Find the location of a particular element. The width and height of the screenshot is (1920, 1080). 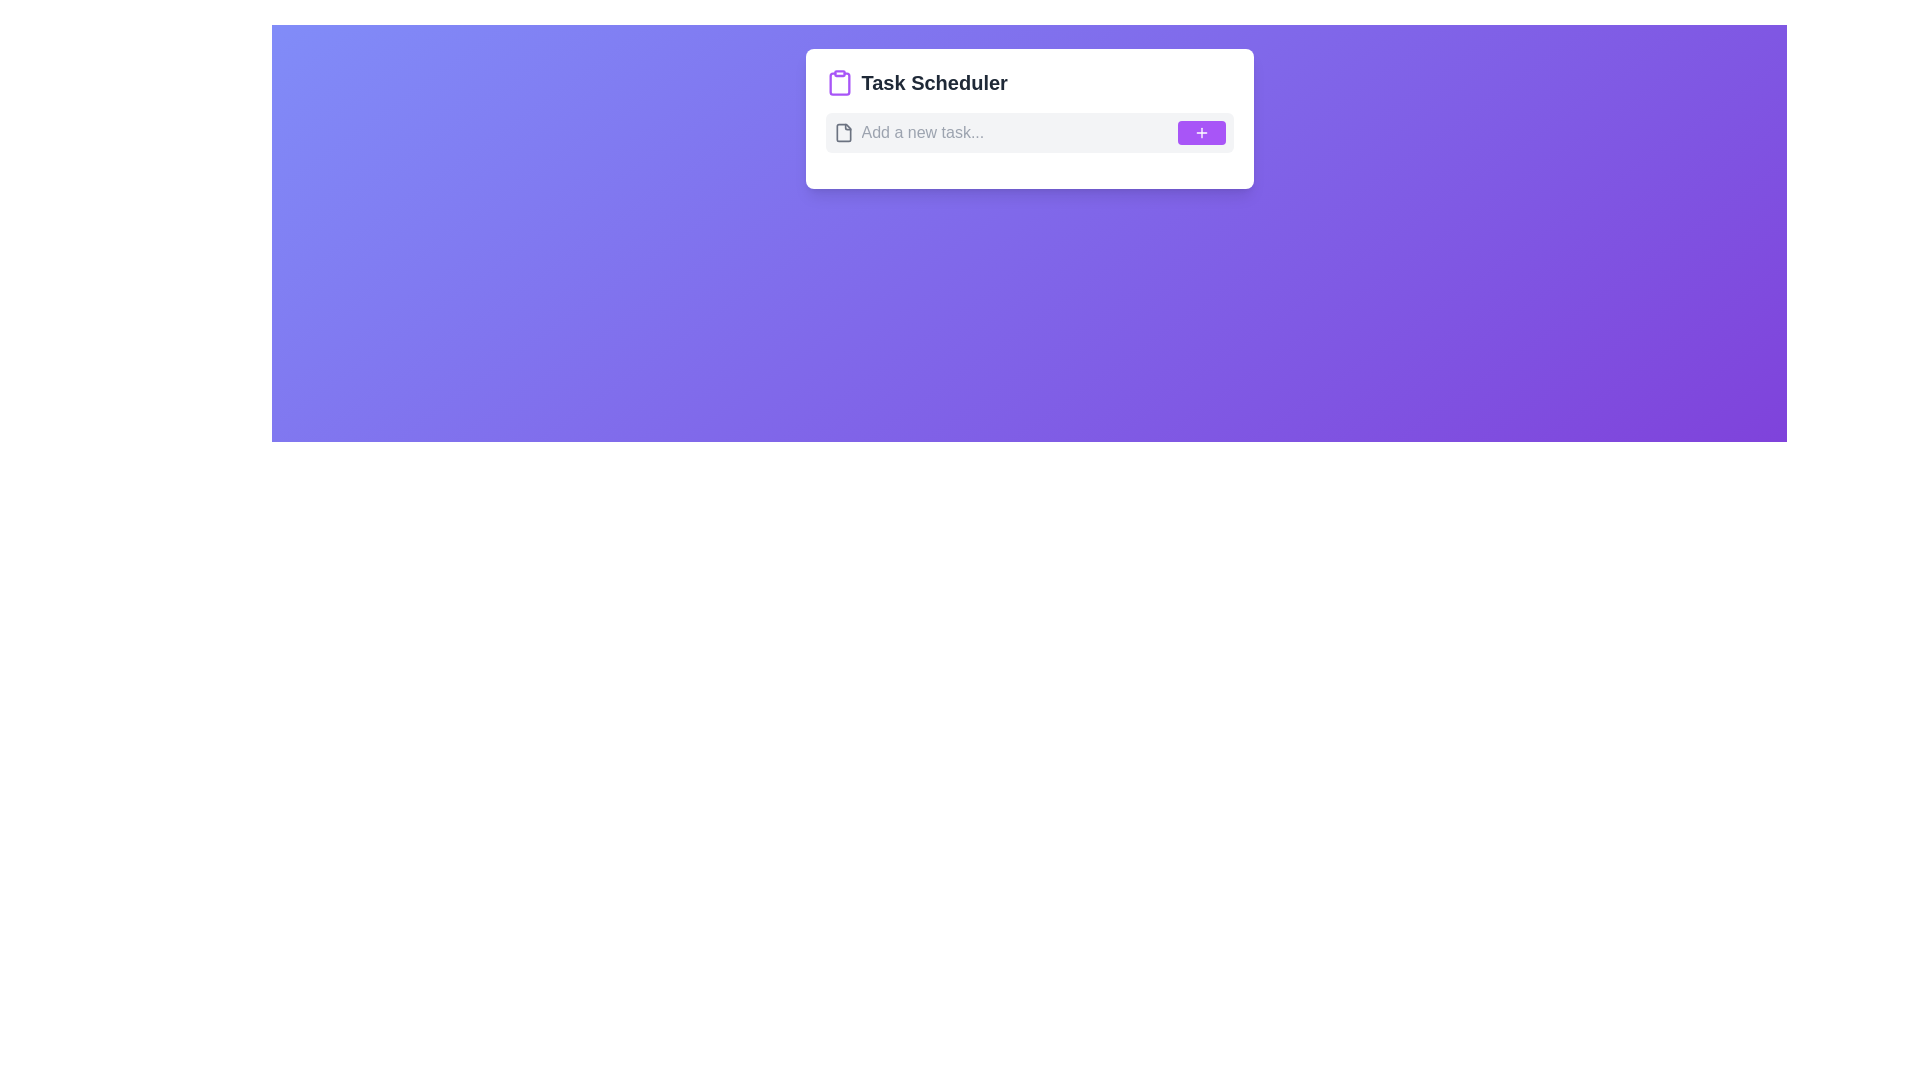

the appearance of the file or document icon located to the left of the 'Add a new task...' text field is located at coordinates (843, 132).